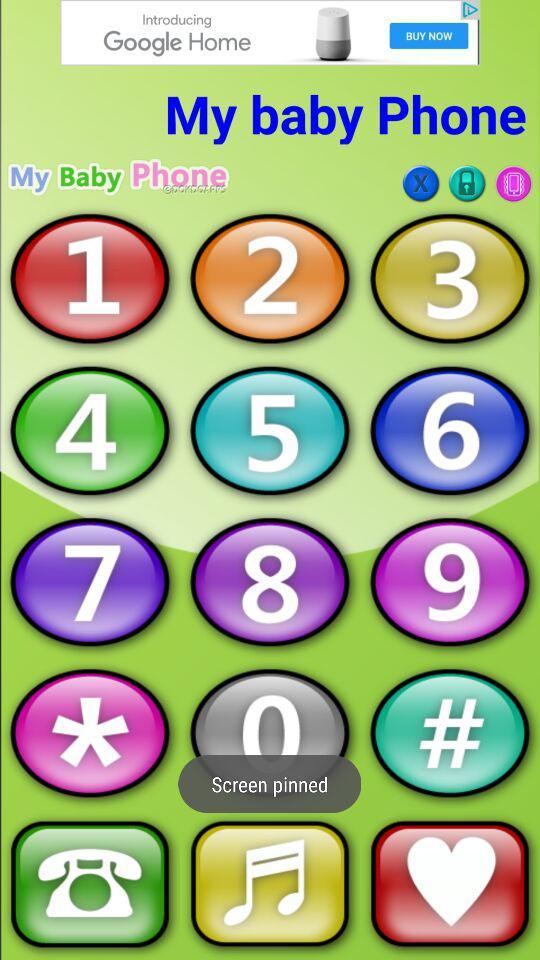 This screenshot has height=960, width=540. Describe the element at coordinates (513, 183) in the screenshot. I see `vibrate mode` at that location.